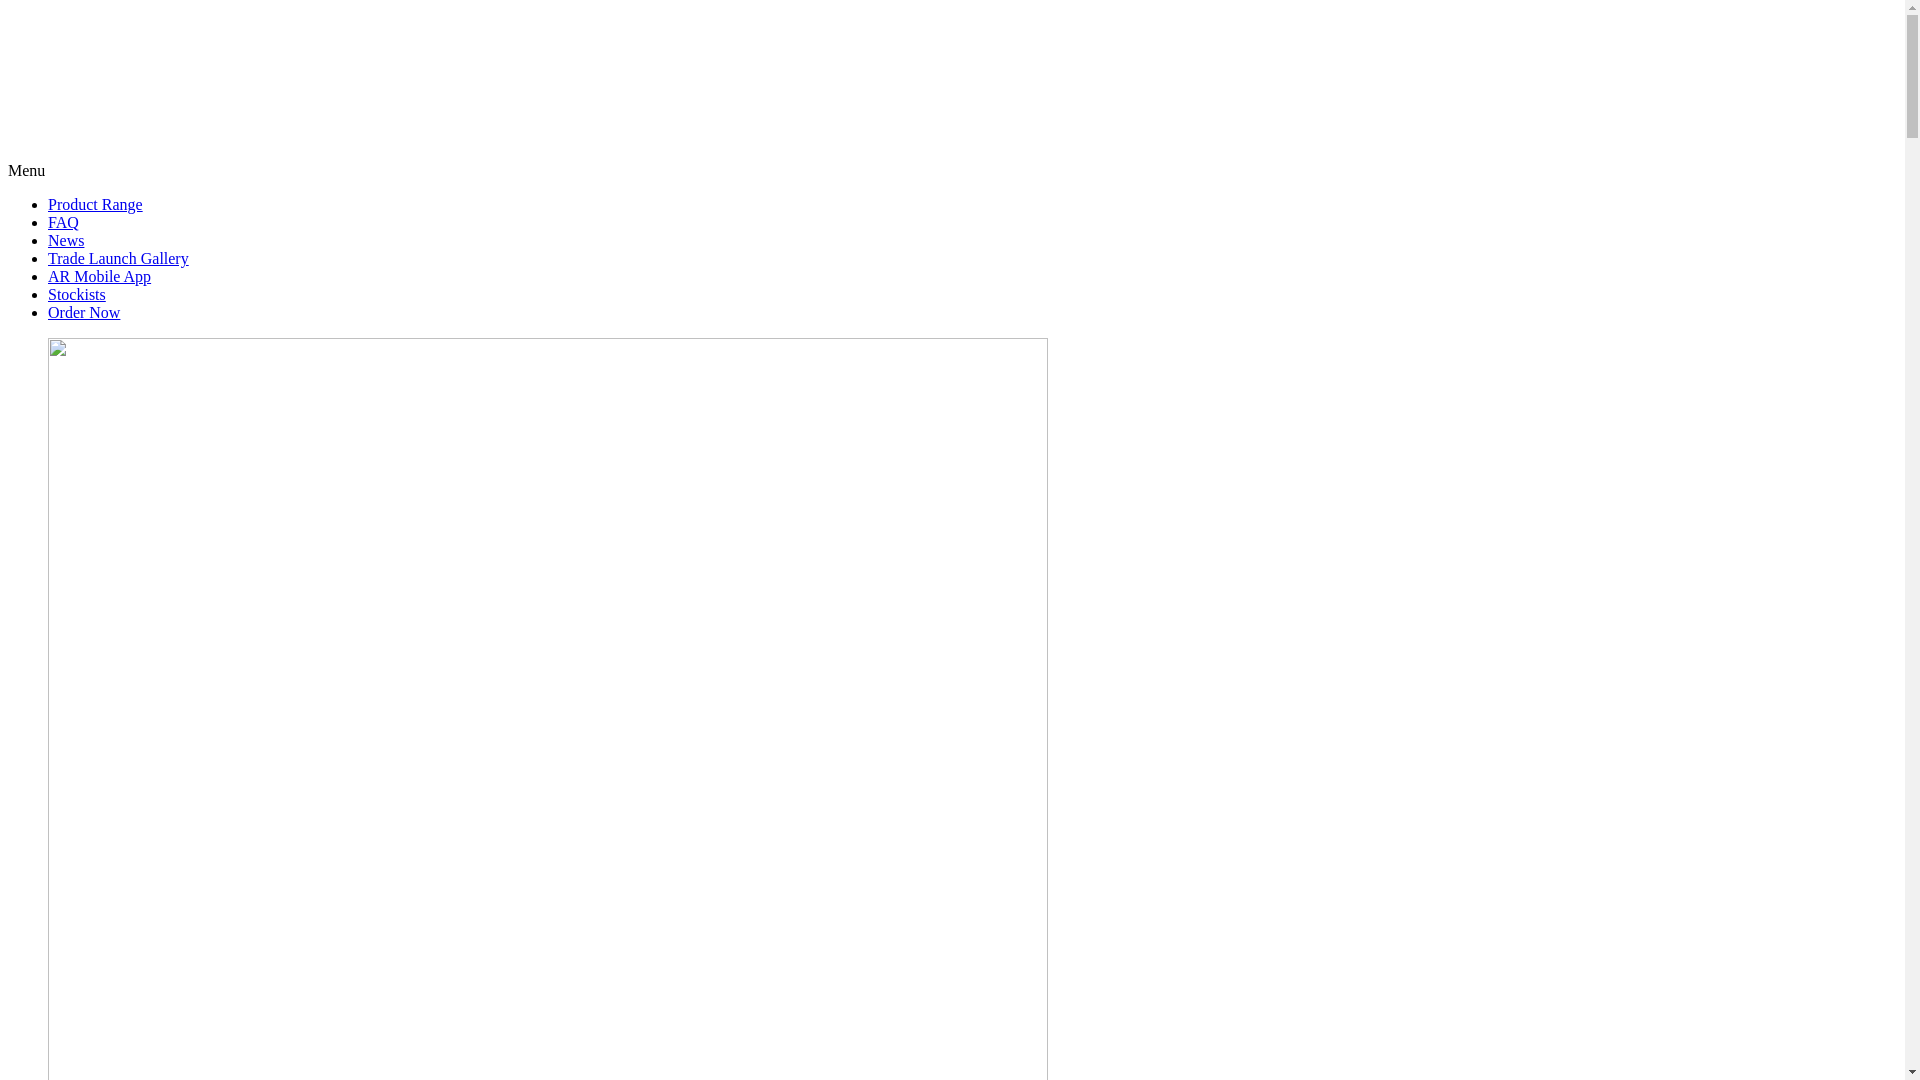 This screenshot has height=1080, width=1920. Describe the element at coordinates (76, 294) in the screenshot. I see `'Stockists'` at that location.